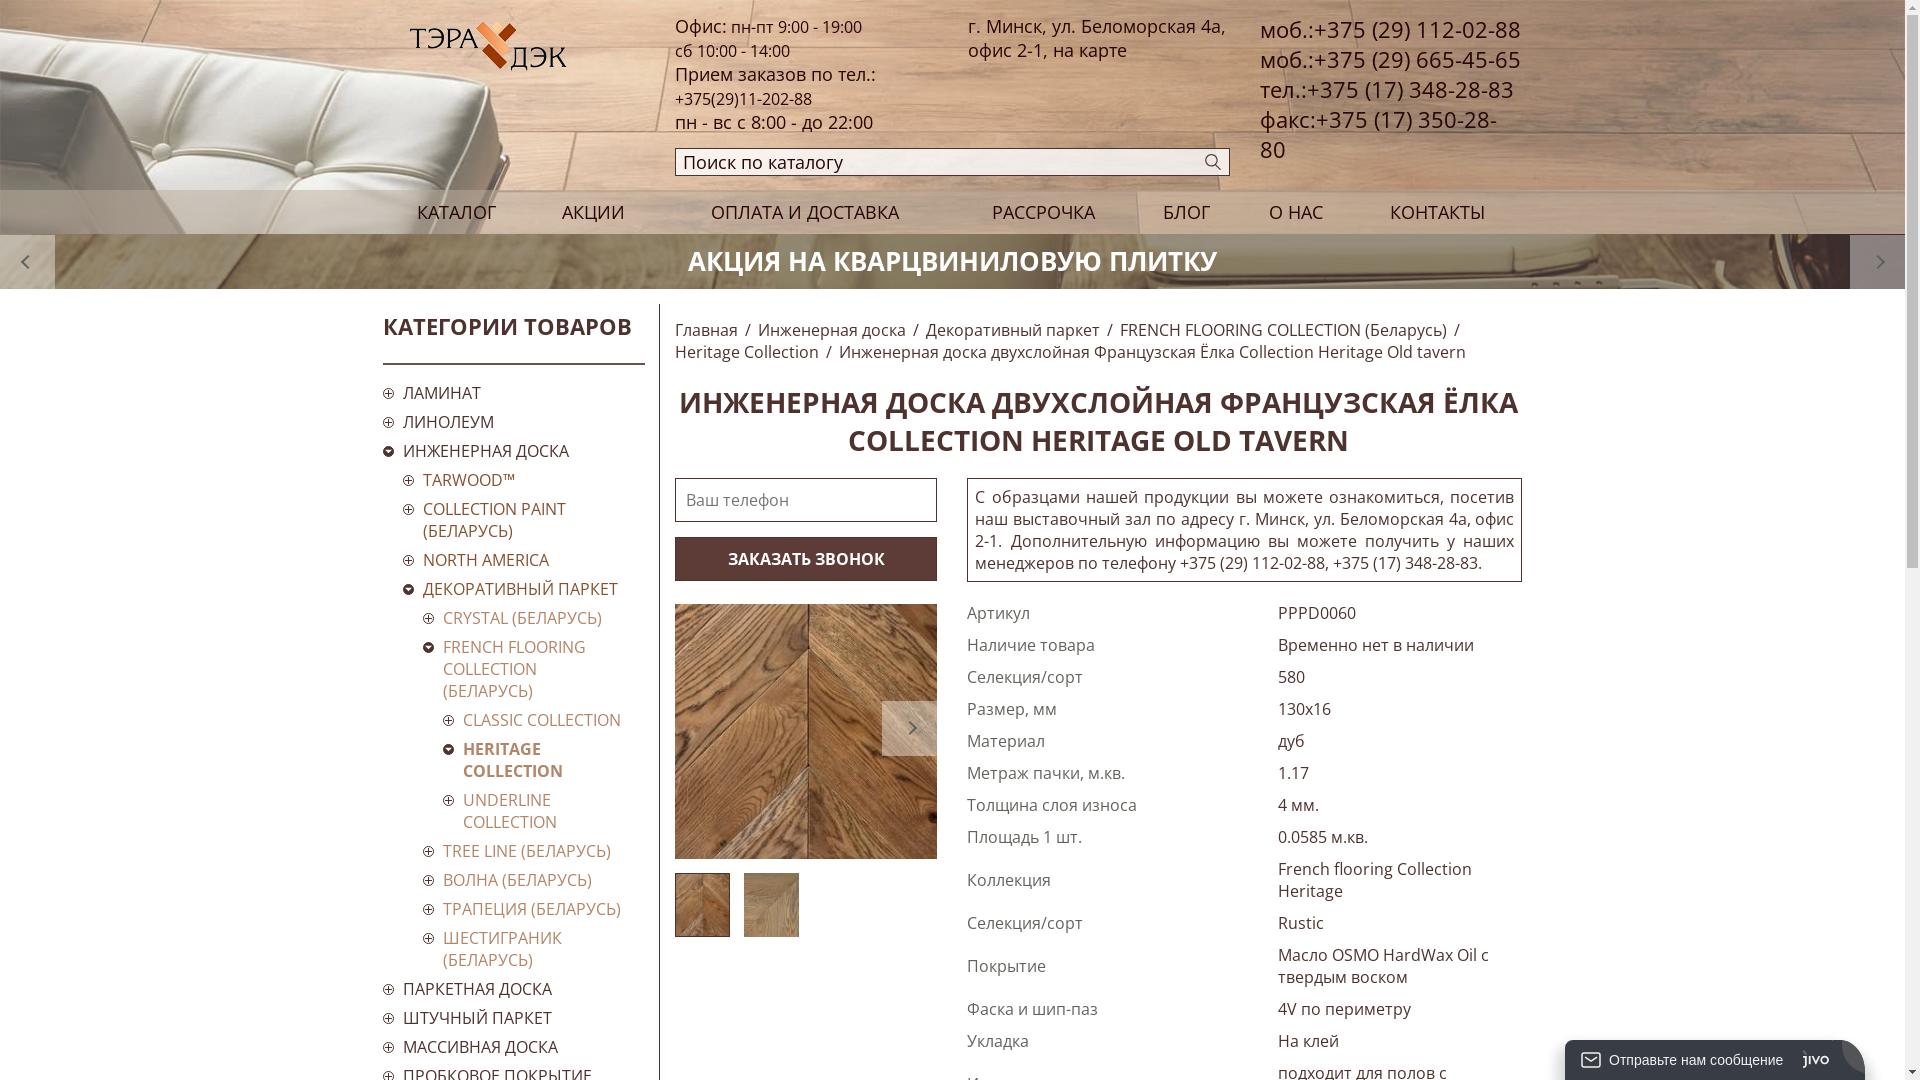  What do you see at coordinates (1314, 29) in the screenshot?
I see `'+375 (29) 112-02-88'` at bounding box center [1314, 29].